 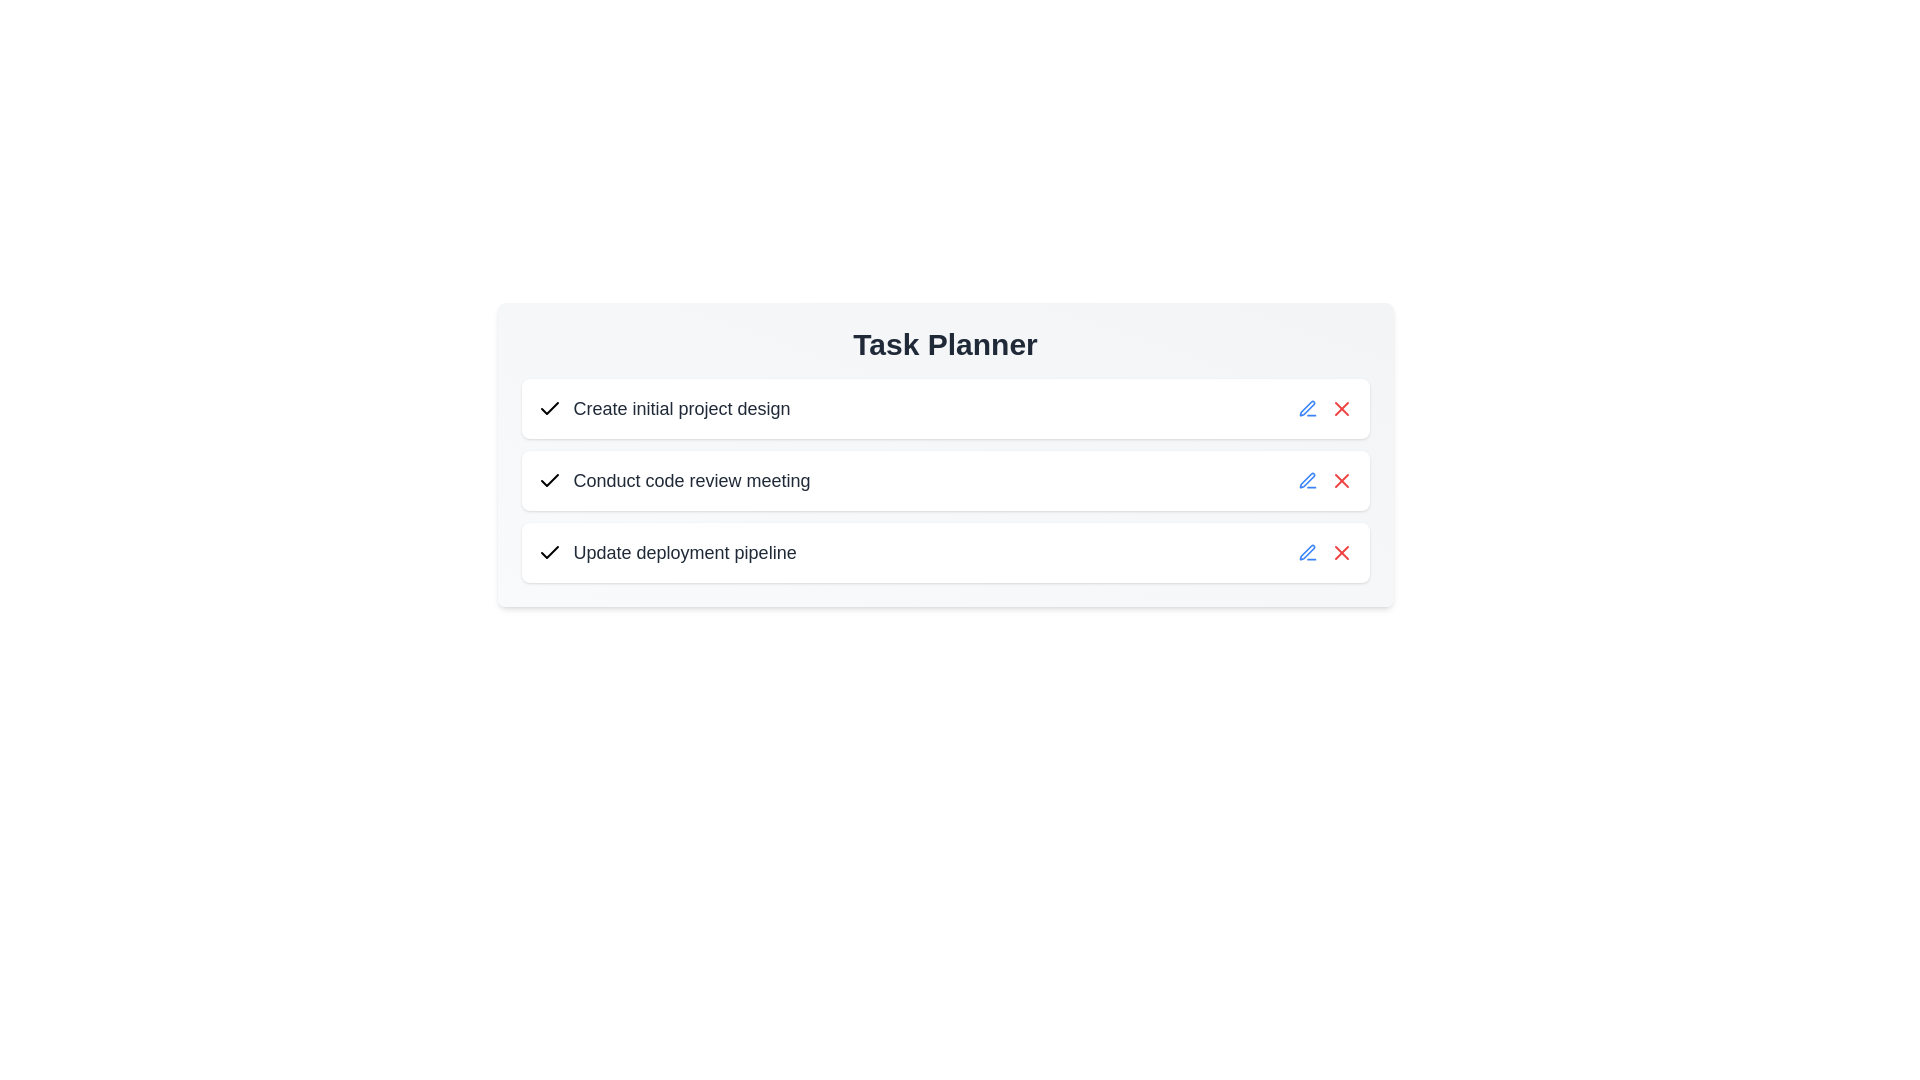 I want to click on the dynamic checkbox icon, so click(x=549, y=407).